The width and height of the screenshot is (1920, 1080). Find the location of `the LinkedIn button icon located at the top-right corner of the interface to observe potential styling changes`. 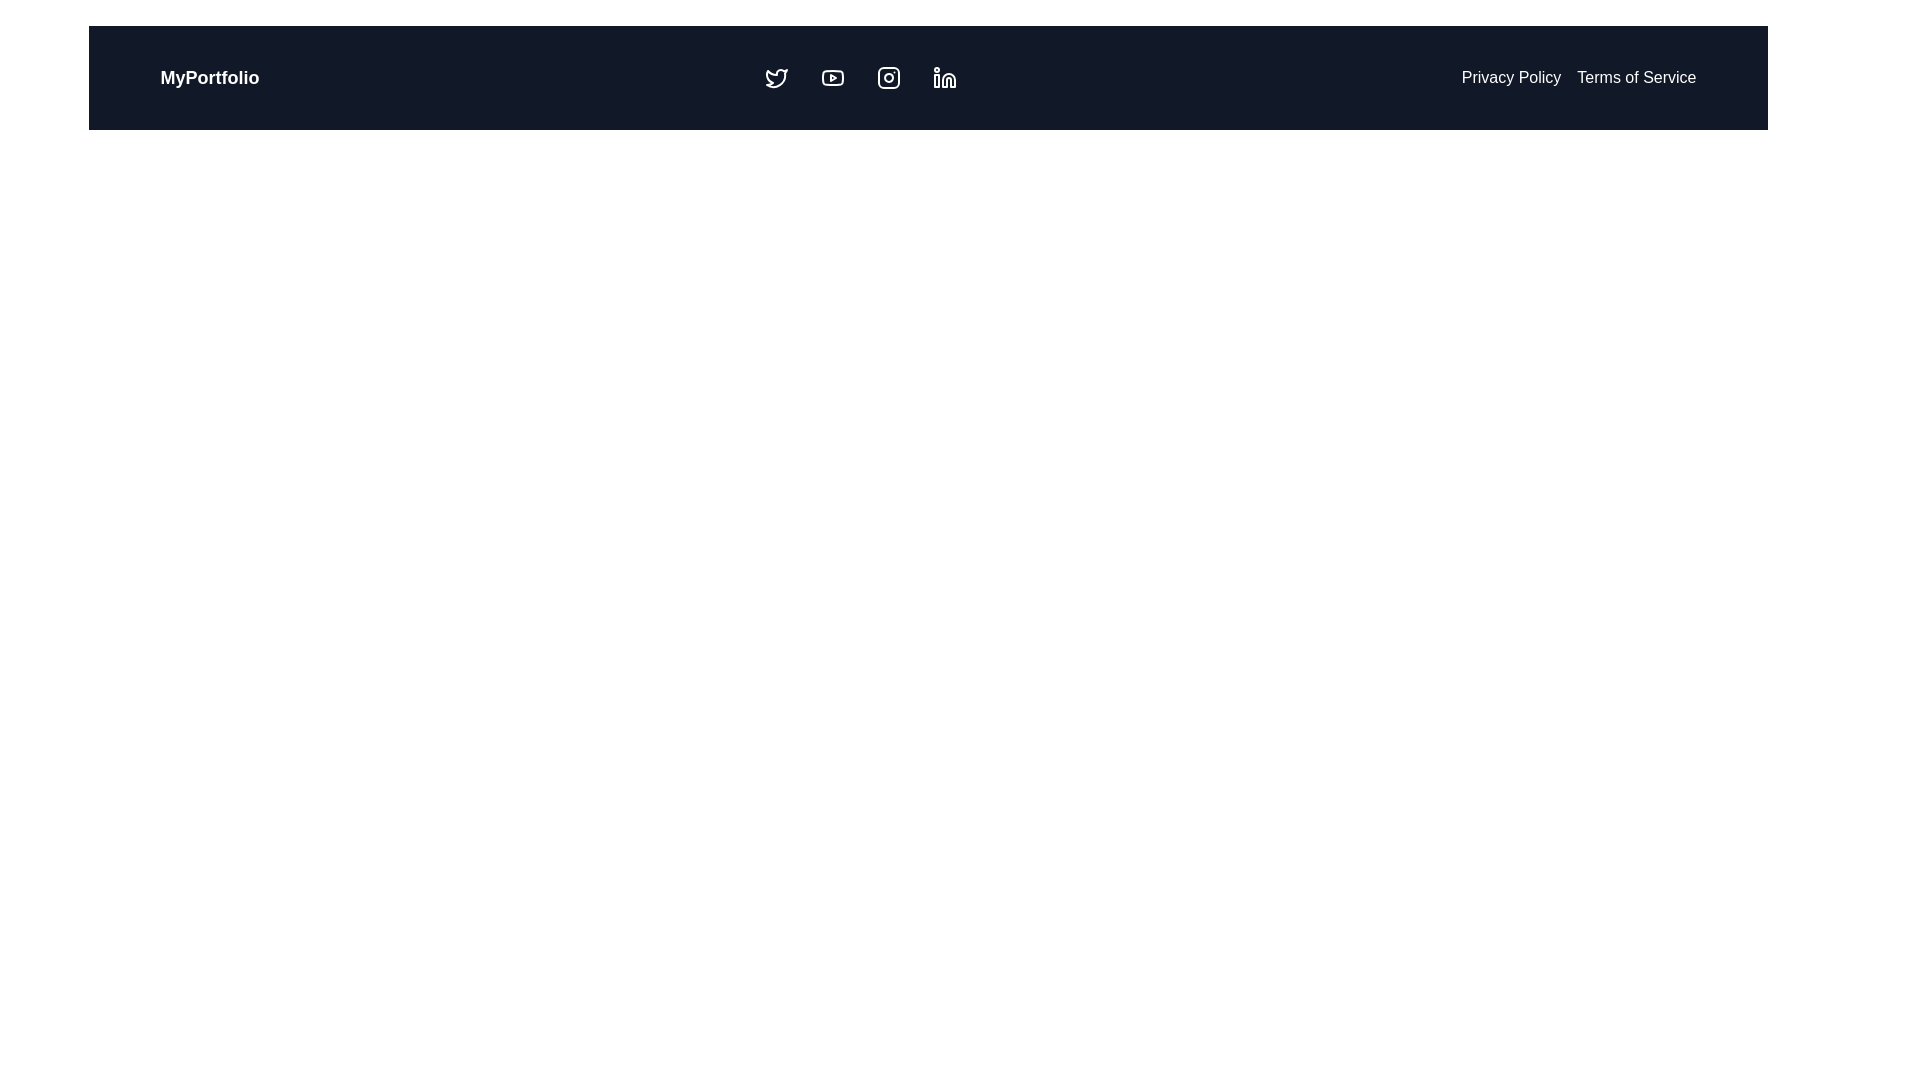

the LinkedIn button icon located at the top-right corner of the interface to observe potential styling changes is located at coordinates (943, 76).